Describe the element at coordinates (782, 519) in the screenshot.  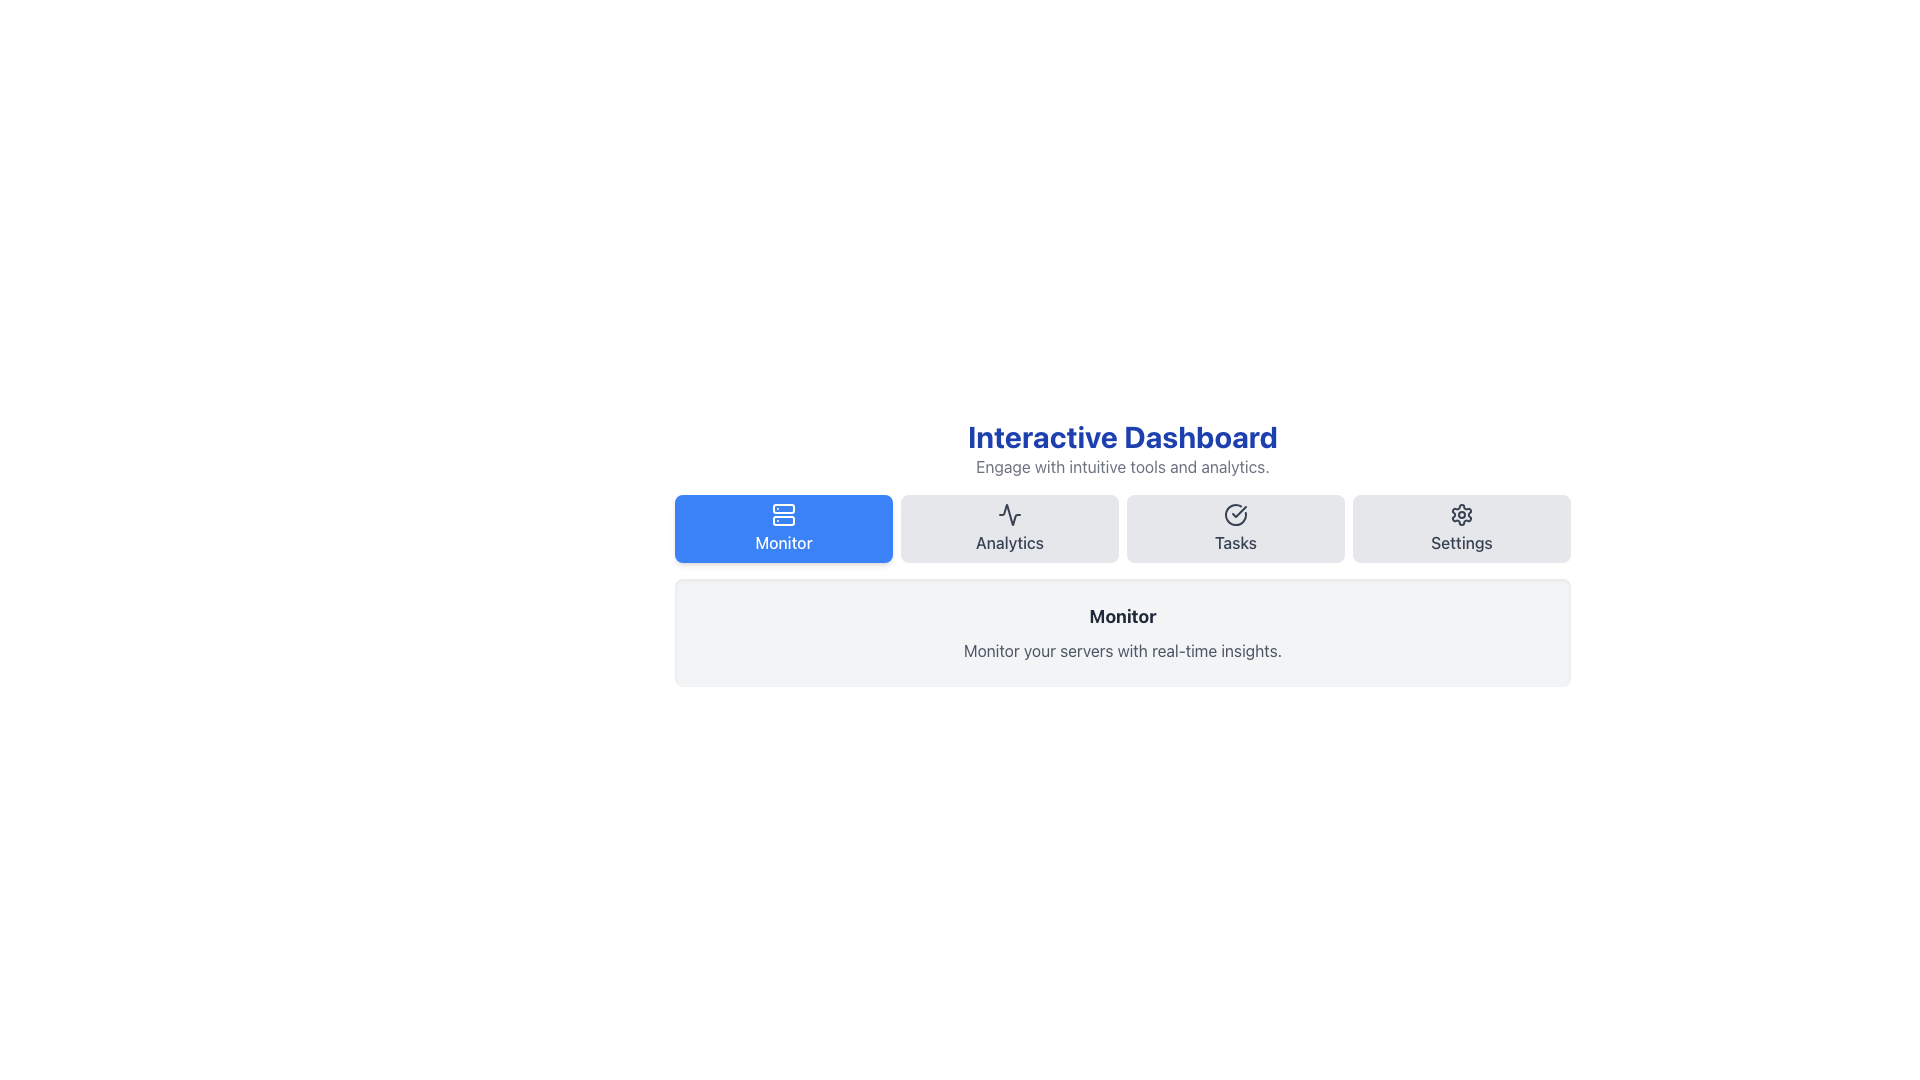
I see `the second rounded rectangle of the server icon, which is positioned in the leftmost button of the horizontal navigation bar at the top of the interface` at that location.